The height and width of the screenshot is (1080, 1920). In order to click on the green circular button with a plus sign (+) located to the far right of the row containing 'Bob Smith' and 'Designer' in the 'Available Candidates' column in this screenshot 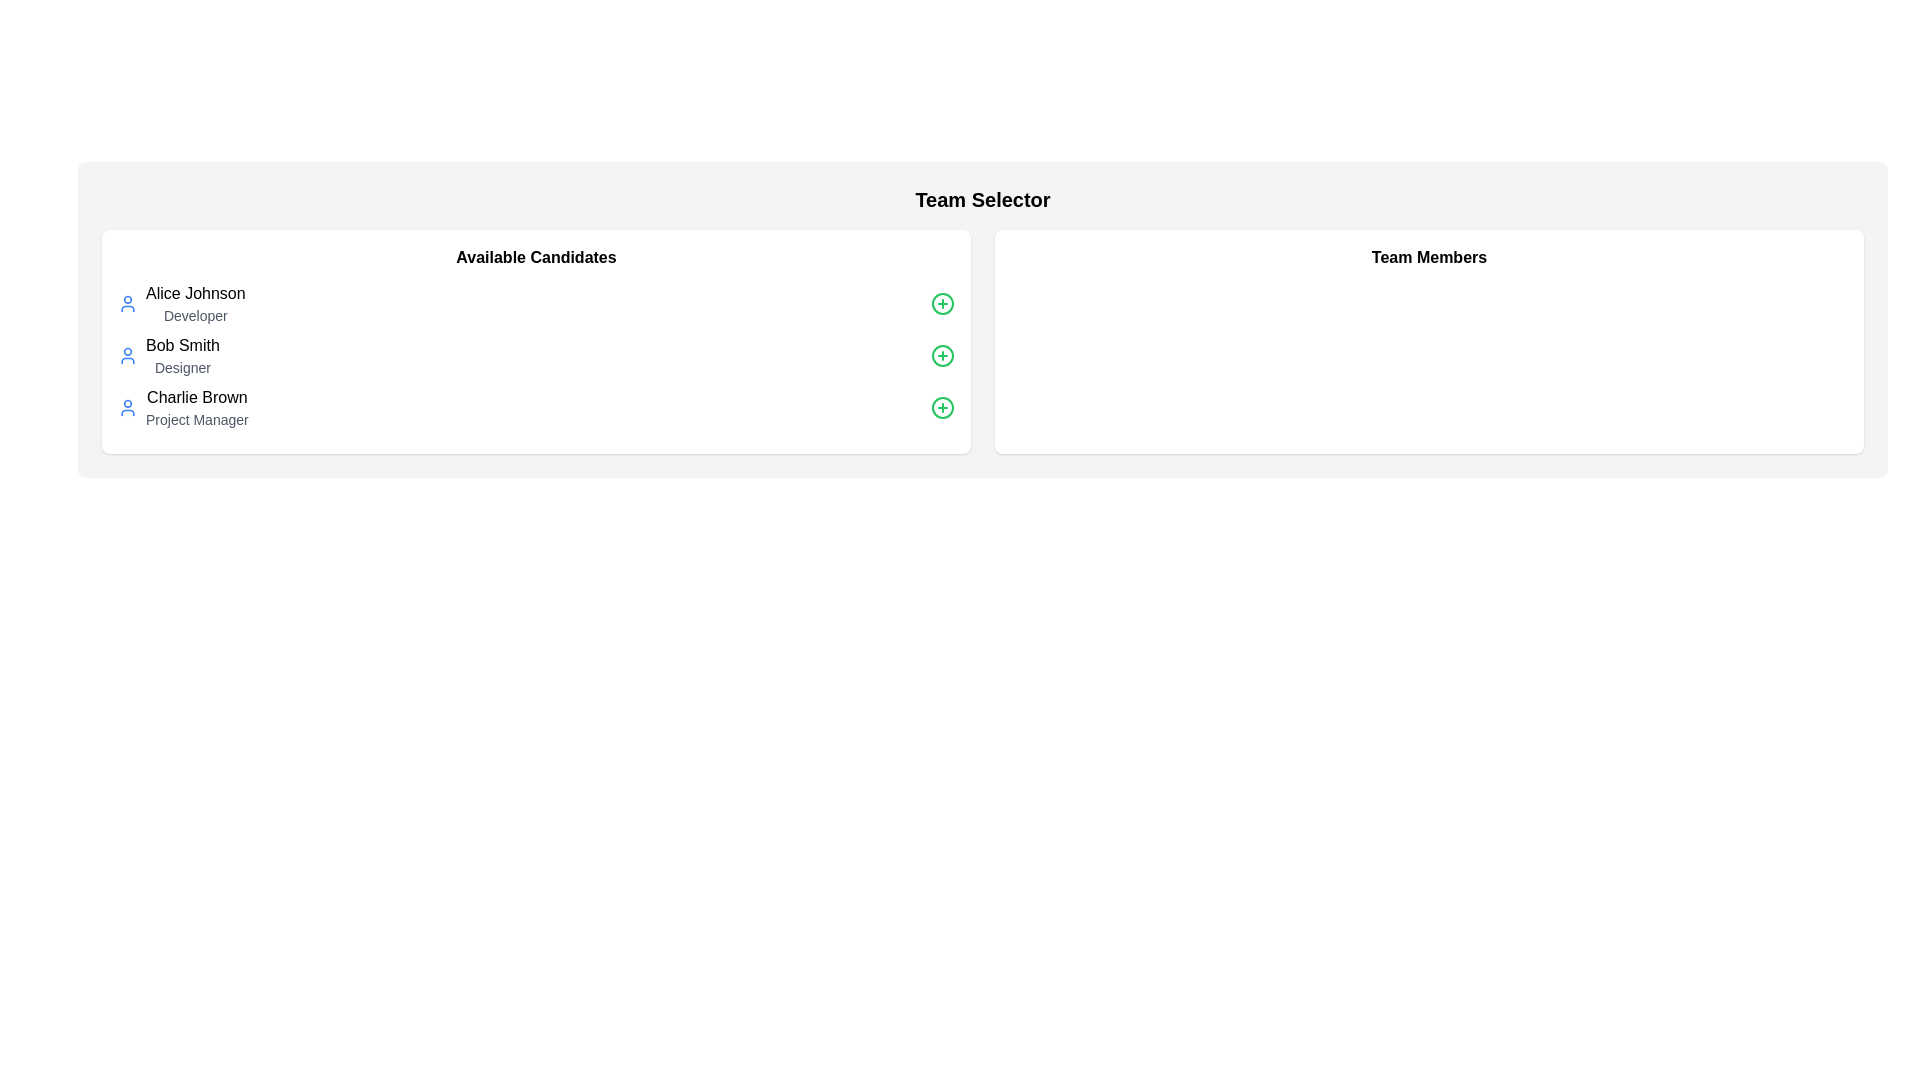, I will do `click(941, 354)`.